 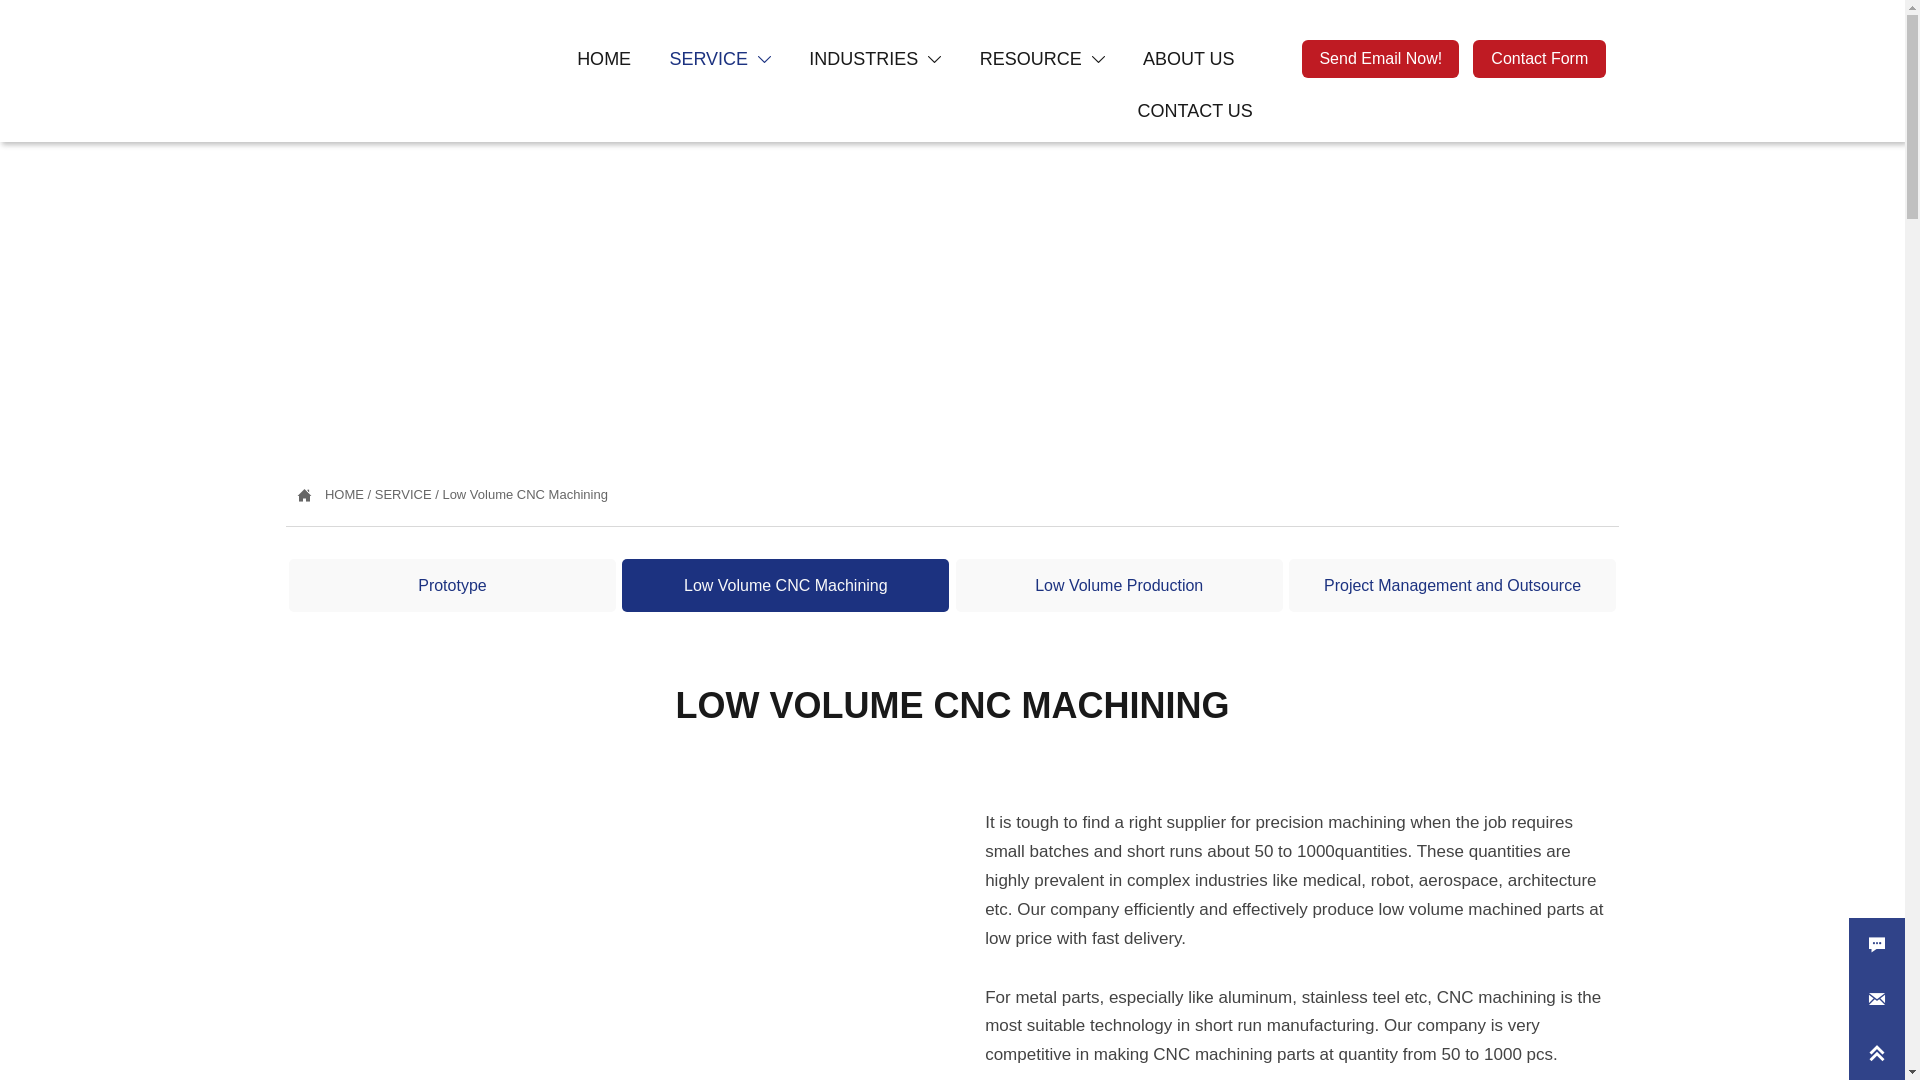 What do you see at coordinates (1379, 57) in the screenshot?
I see `'Send Email Now!'` at bounding box center [1379, 57].